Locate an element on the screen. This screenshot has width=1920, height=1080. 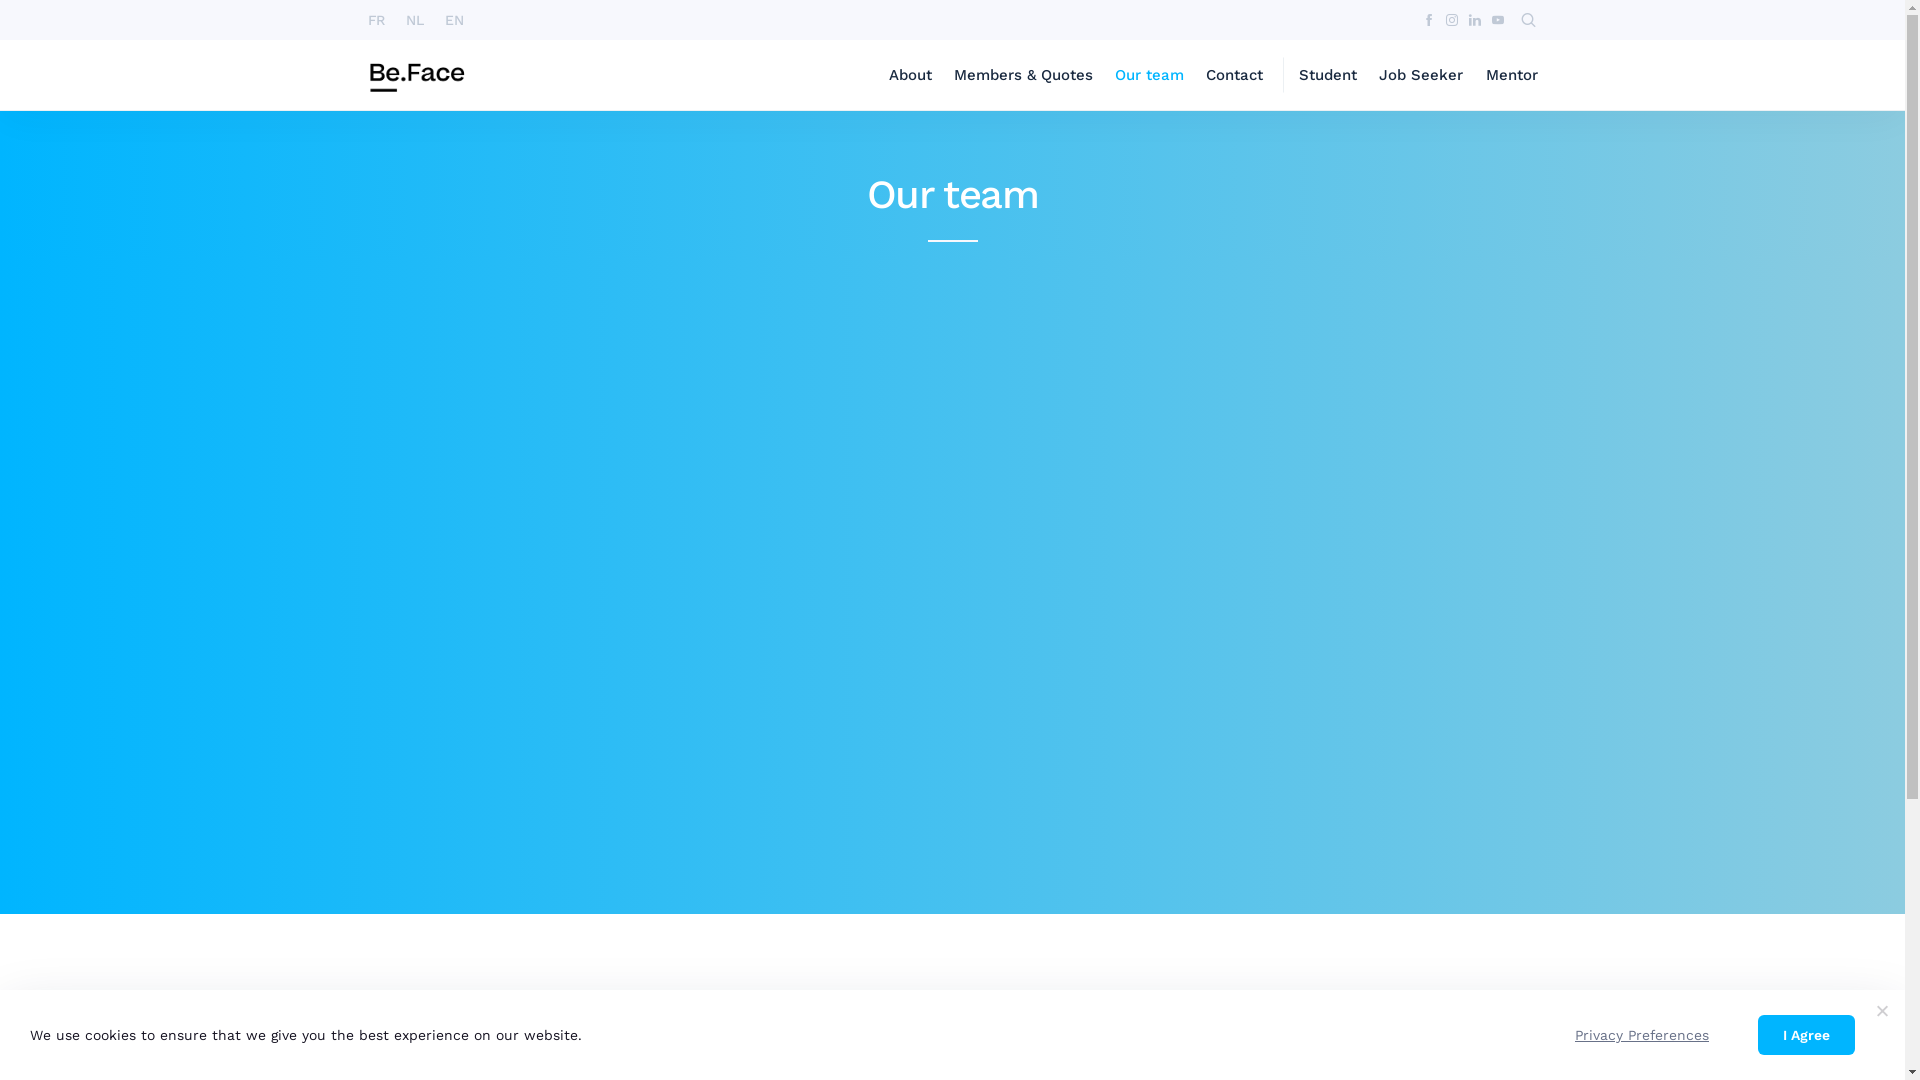
'Members & Quotes' is located at coordinates (1023, 73).